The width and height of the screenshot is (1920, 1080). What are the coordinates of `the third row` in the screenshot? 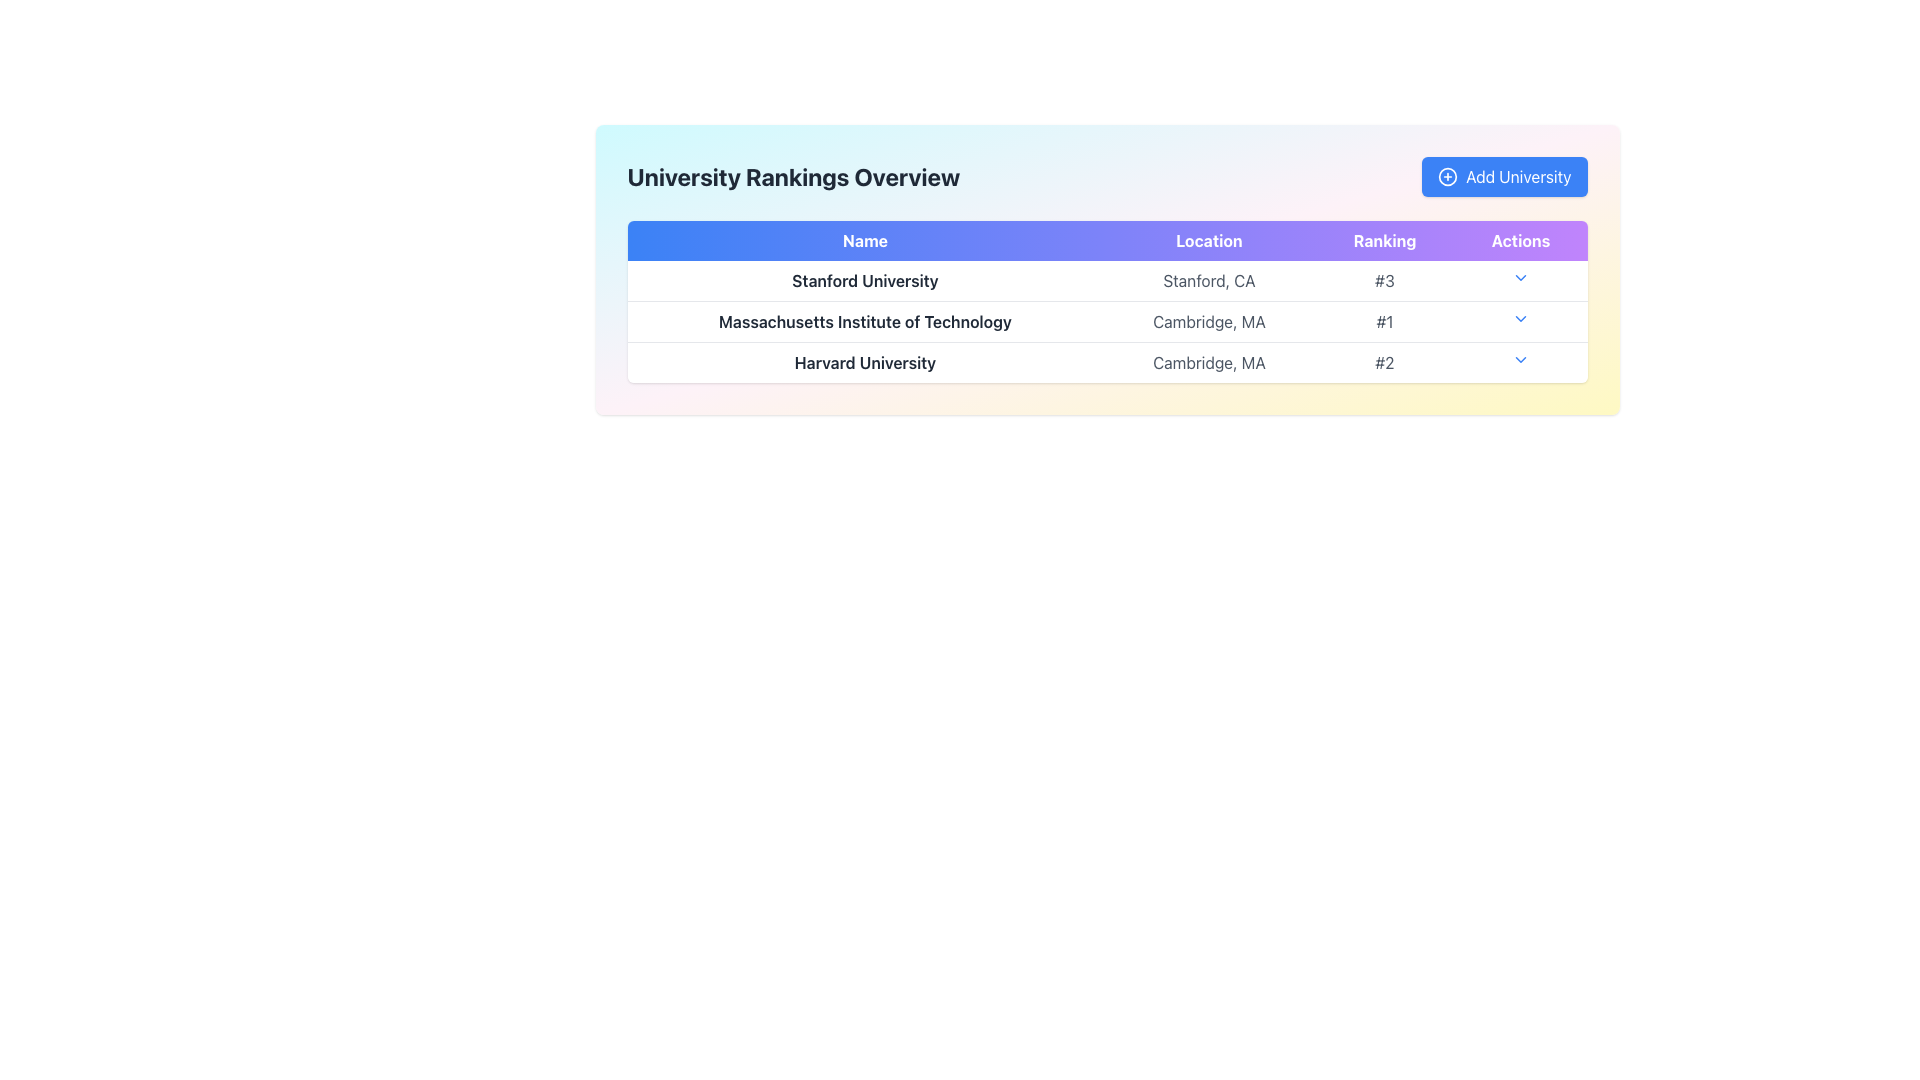 It's located at (1106, 362).